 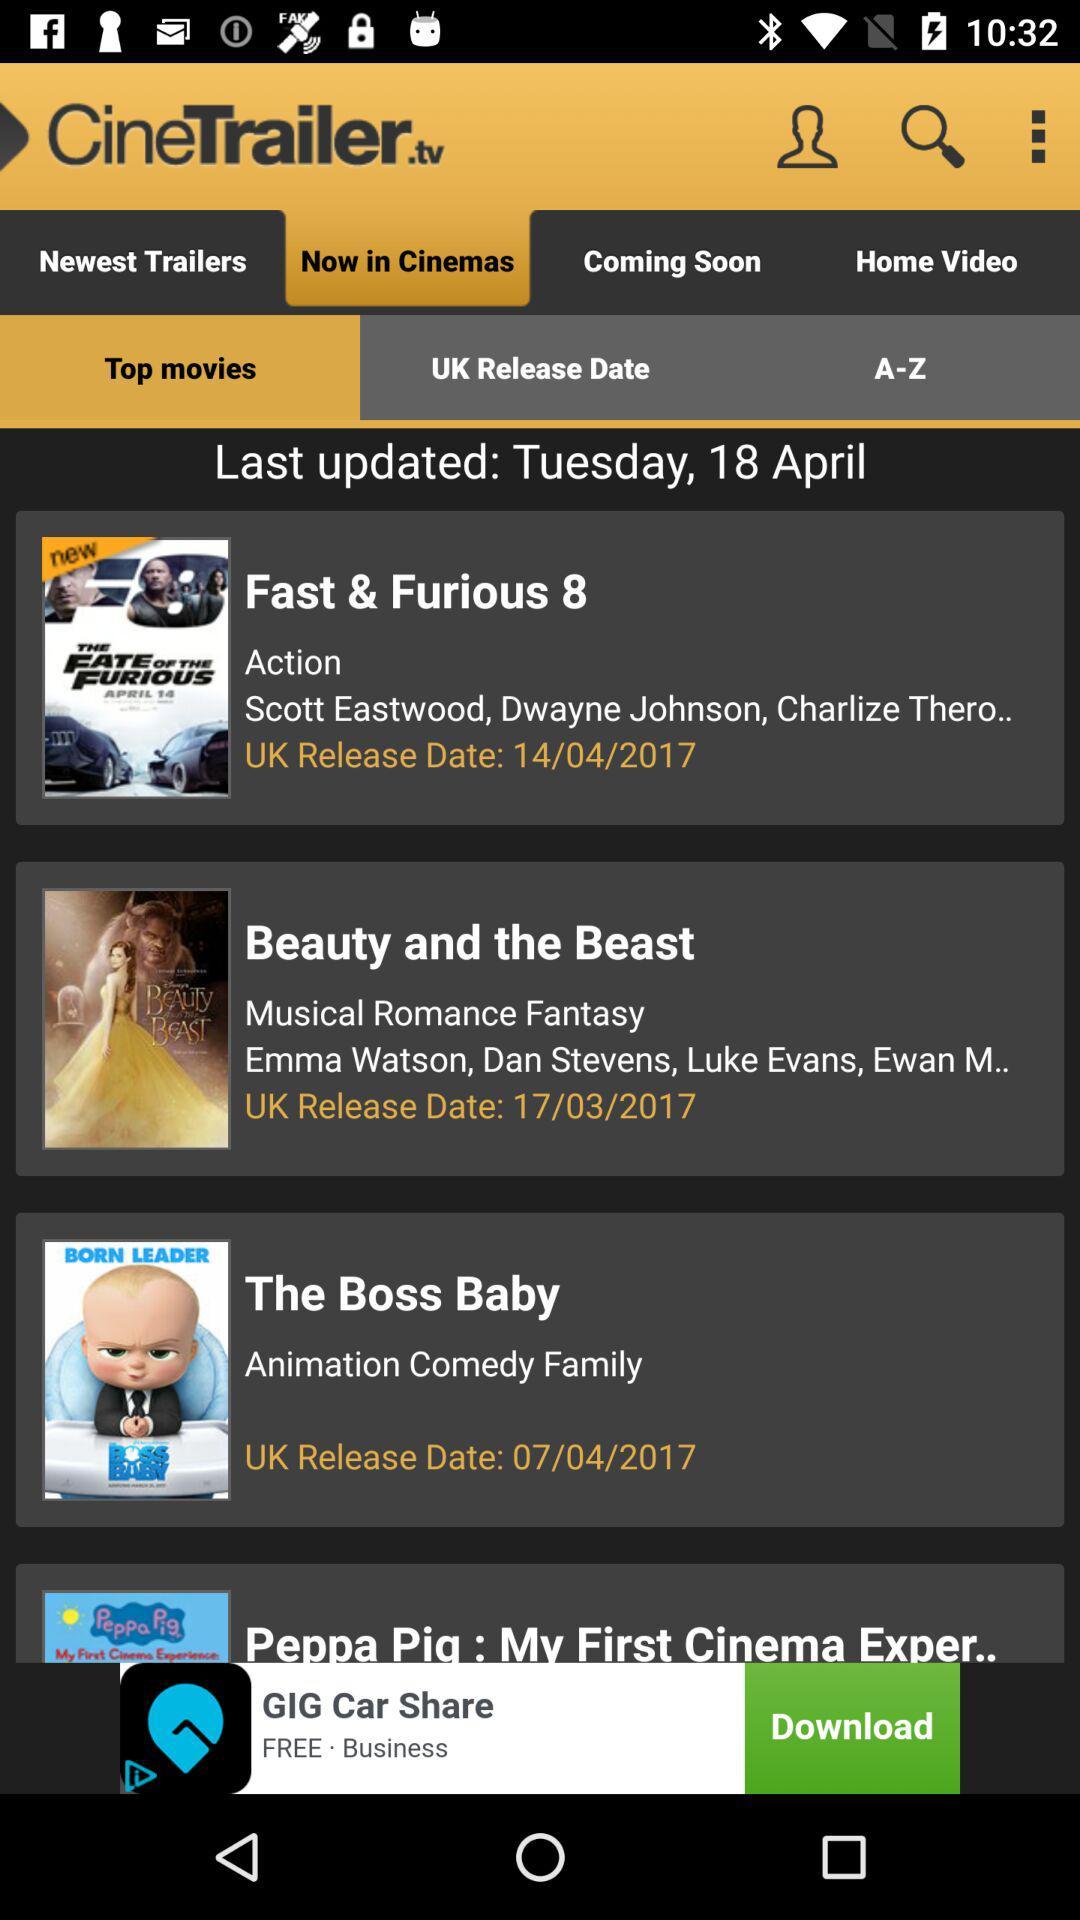 I want to click on menu, so click(x=1036, y=135).